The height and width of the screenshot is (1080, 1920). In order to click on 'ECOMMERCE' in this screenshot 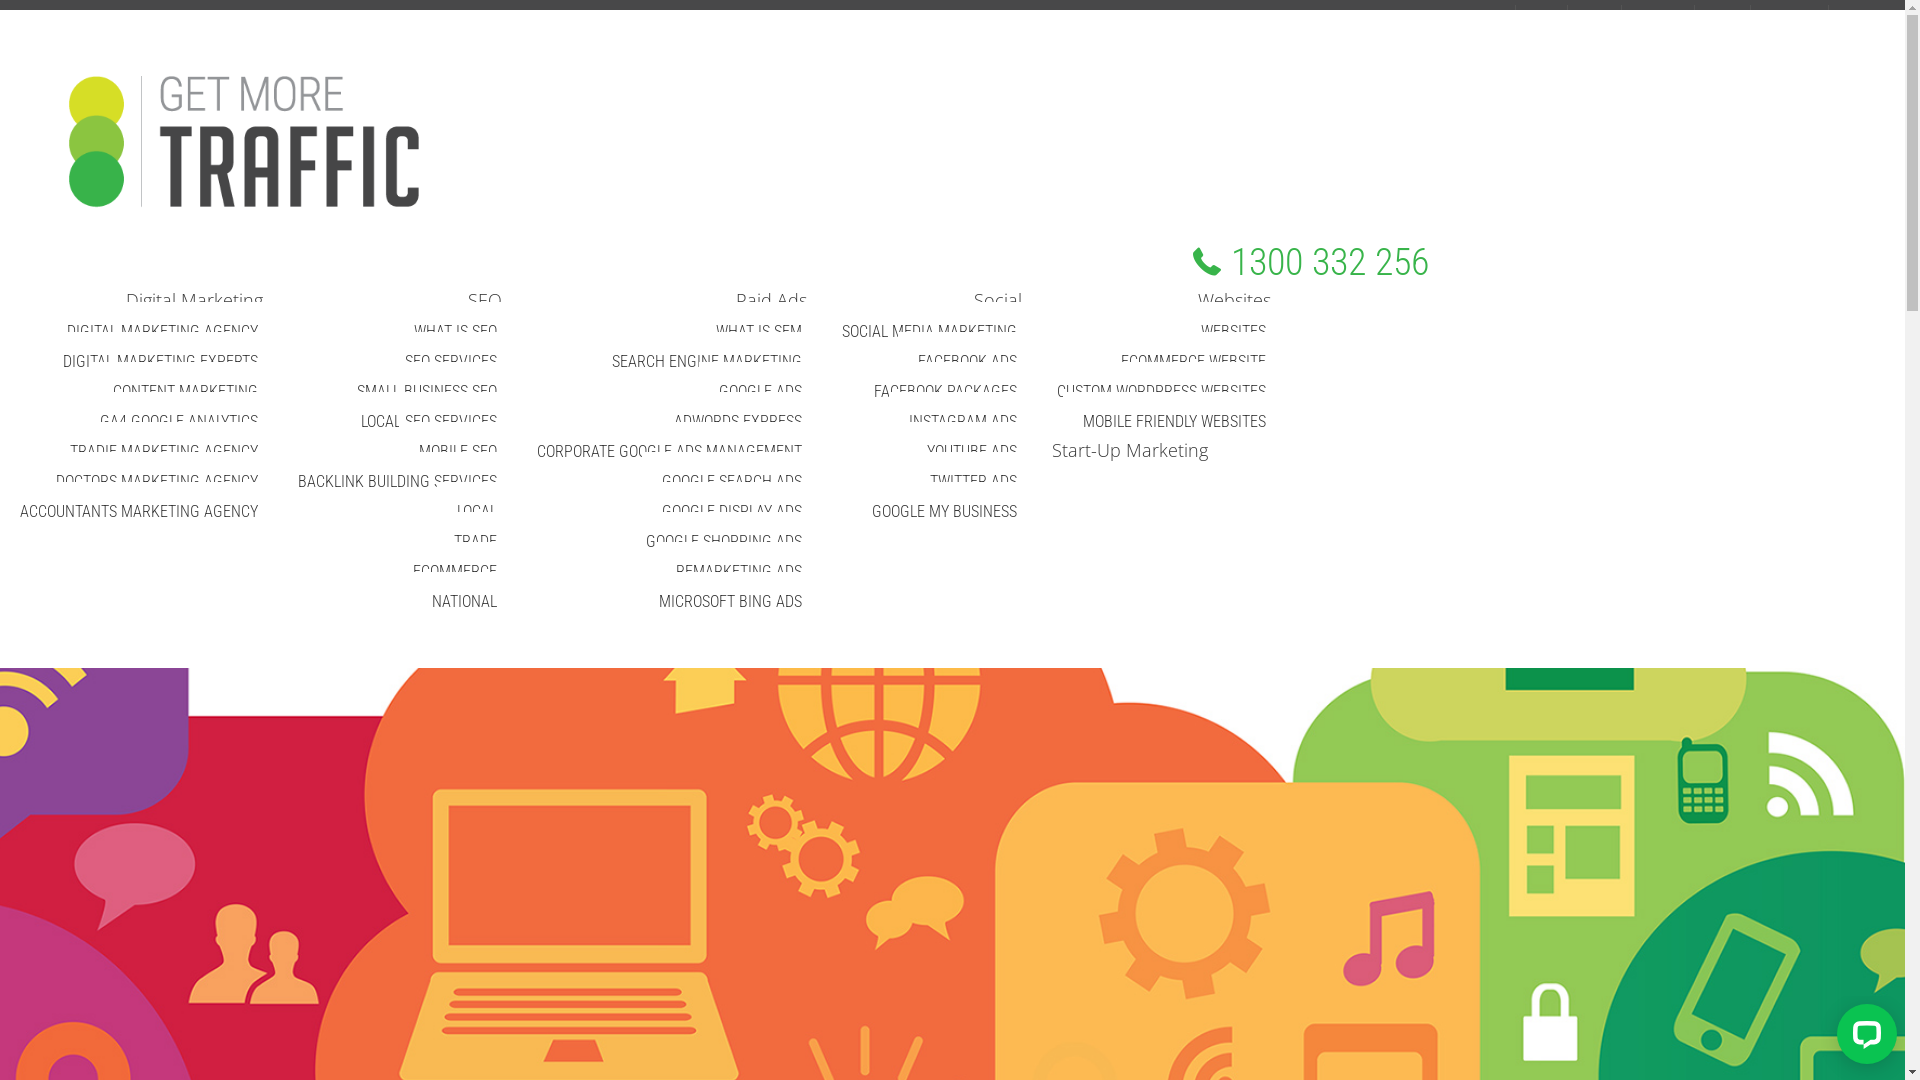, I will do `click(454, 571)`.